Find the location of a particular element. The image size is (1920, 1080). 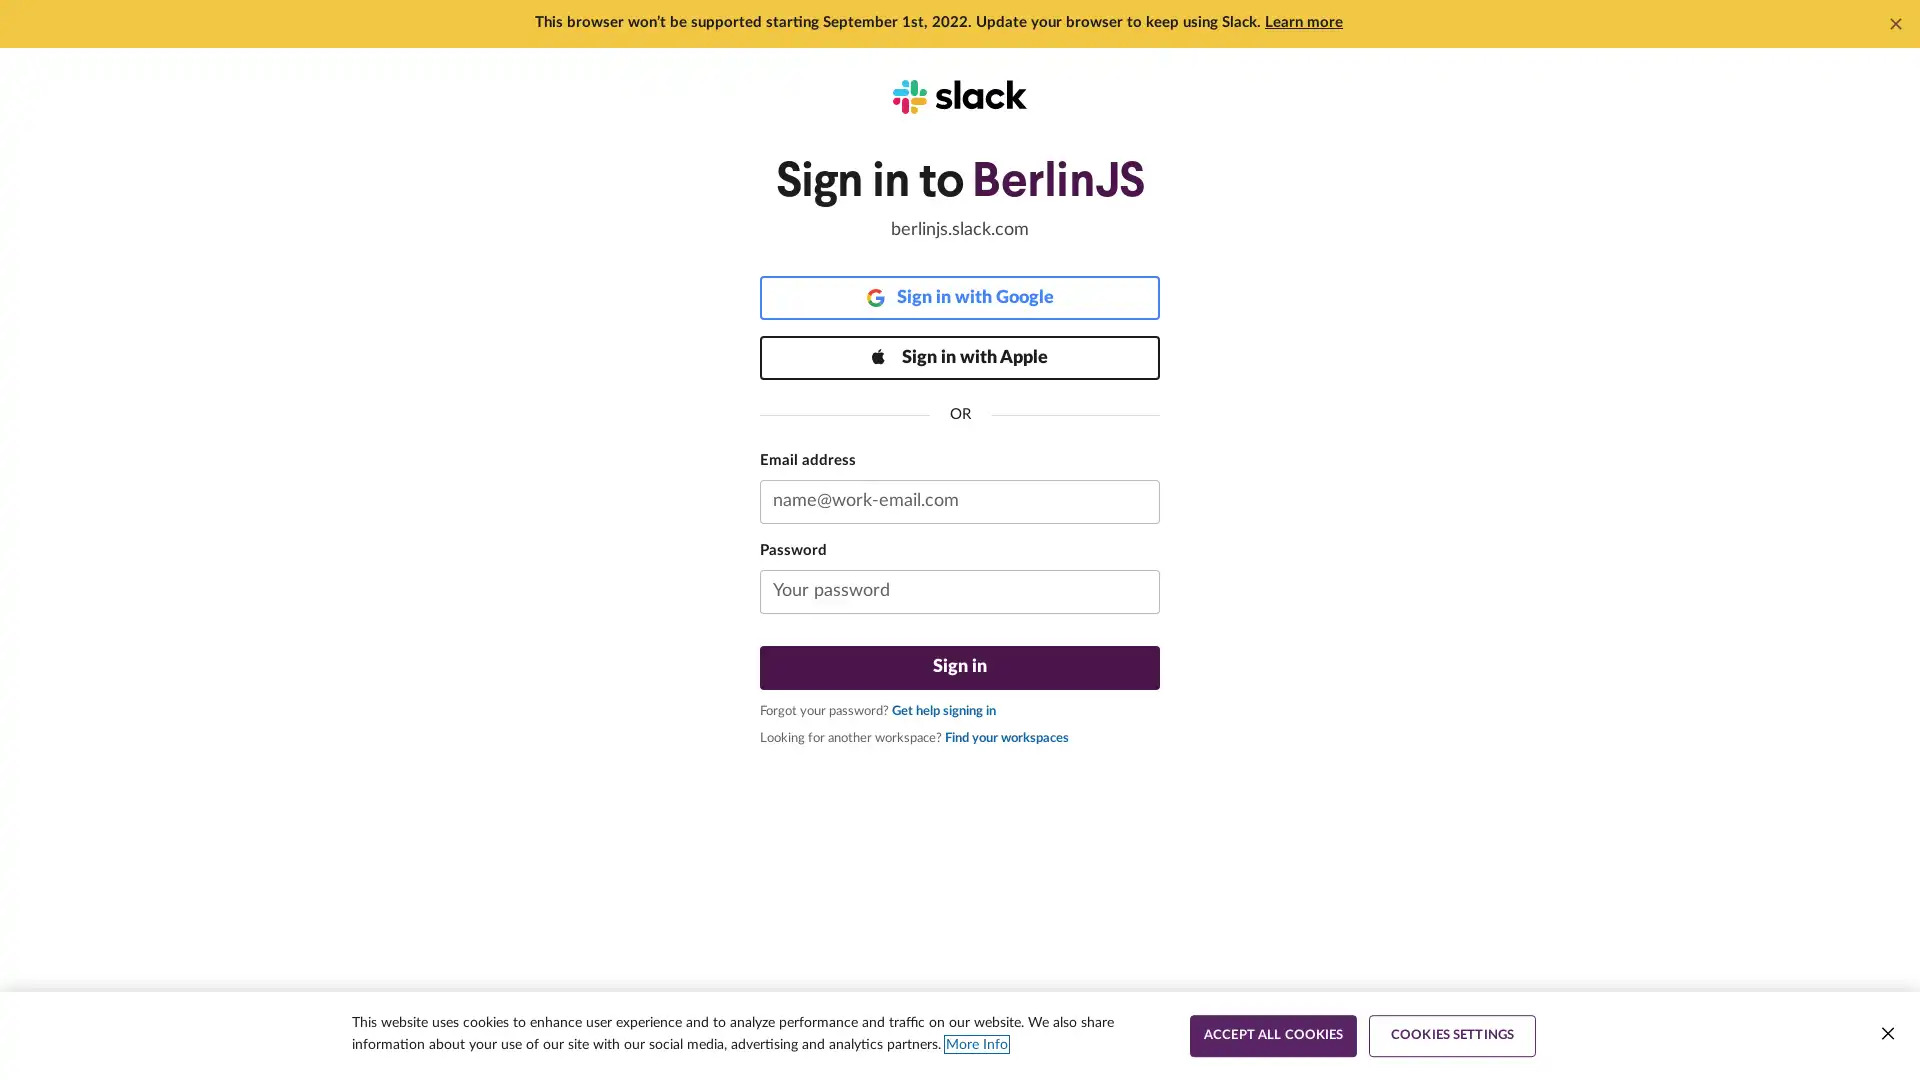

Sign in is located at coordinates (960, 667).